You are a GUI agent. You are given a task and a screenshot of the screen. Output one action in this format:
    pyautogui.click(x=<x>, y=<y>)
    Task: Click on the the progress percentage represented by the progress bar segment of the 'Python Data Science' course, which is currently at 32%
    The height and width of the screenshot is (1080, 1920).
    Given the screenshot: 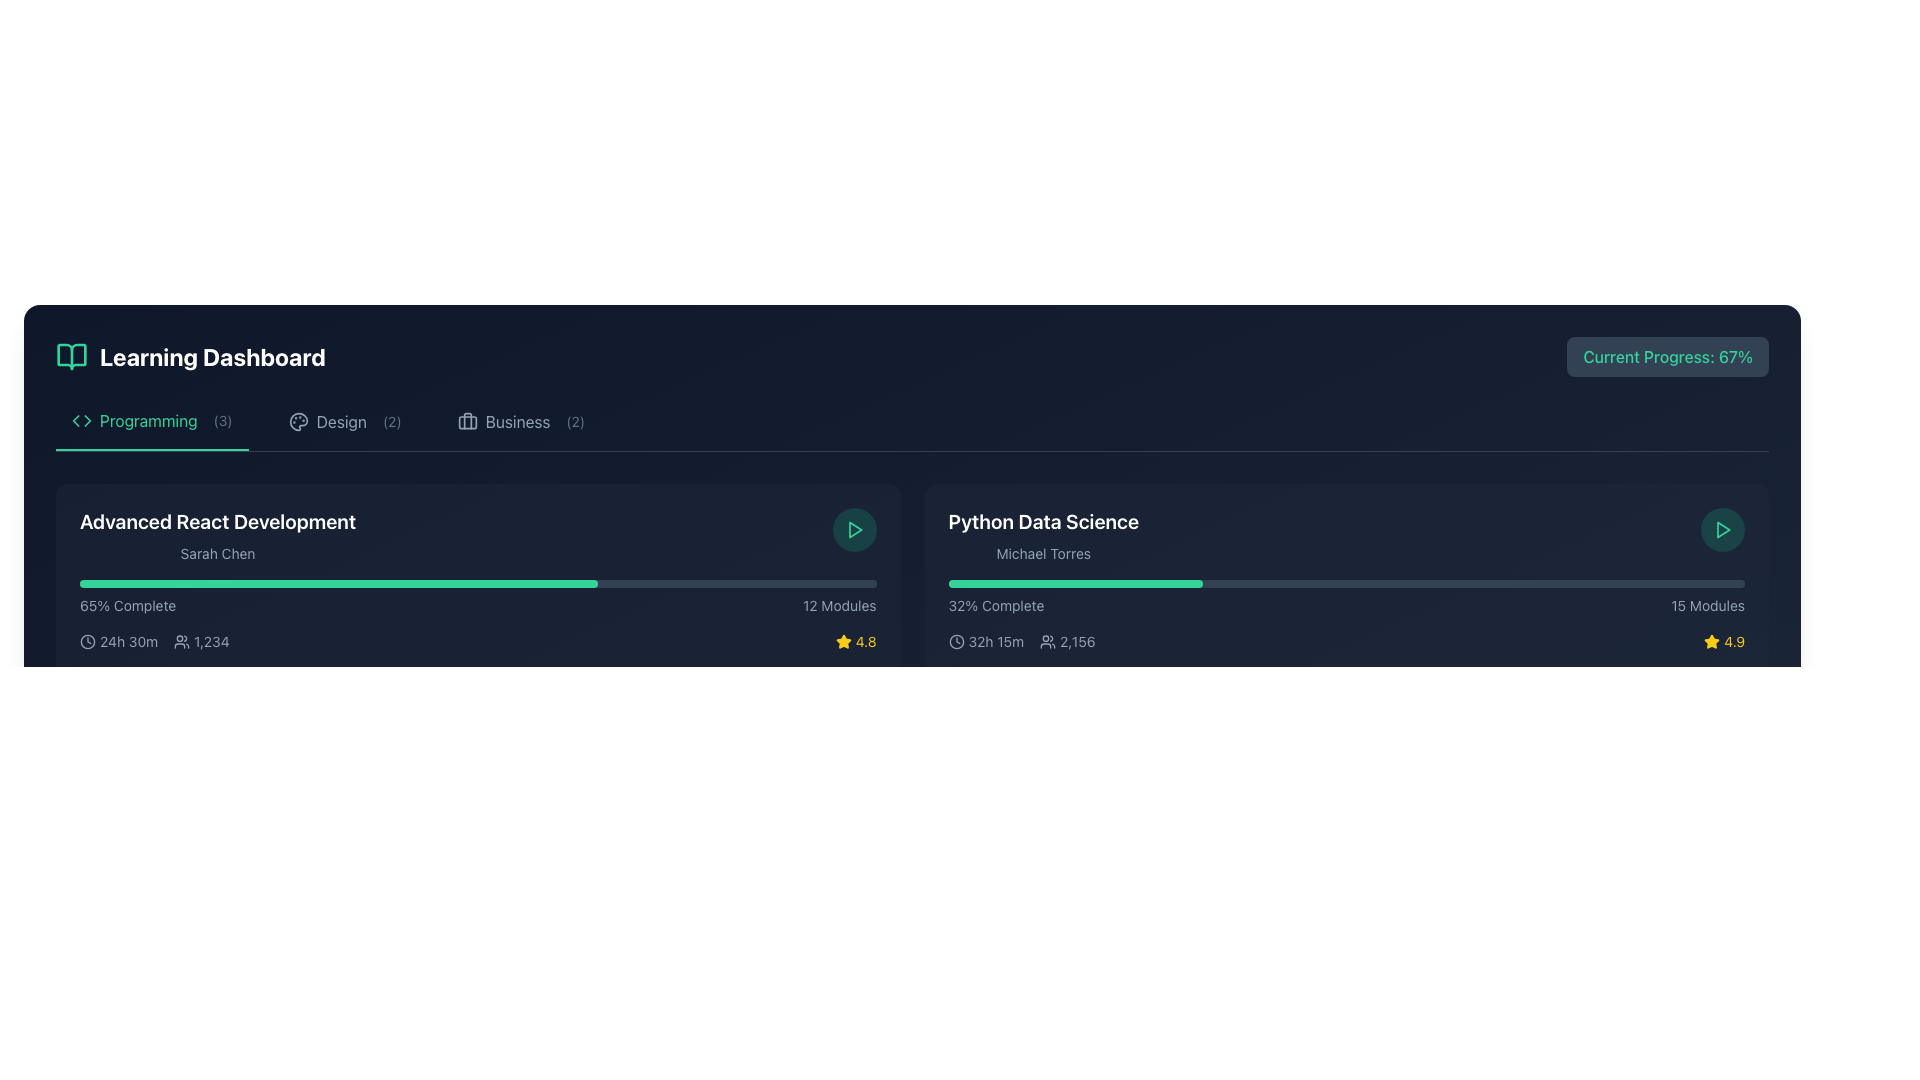 What is the action you would take?
    pyautogui.click(x=1074, y=583)
    